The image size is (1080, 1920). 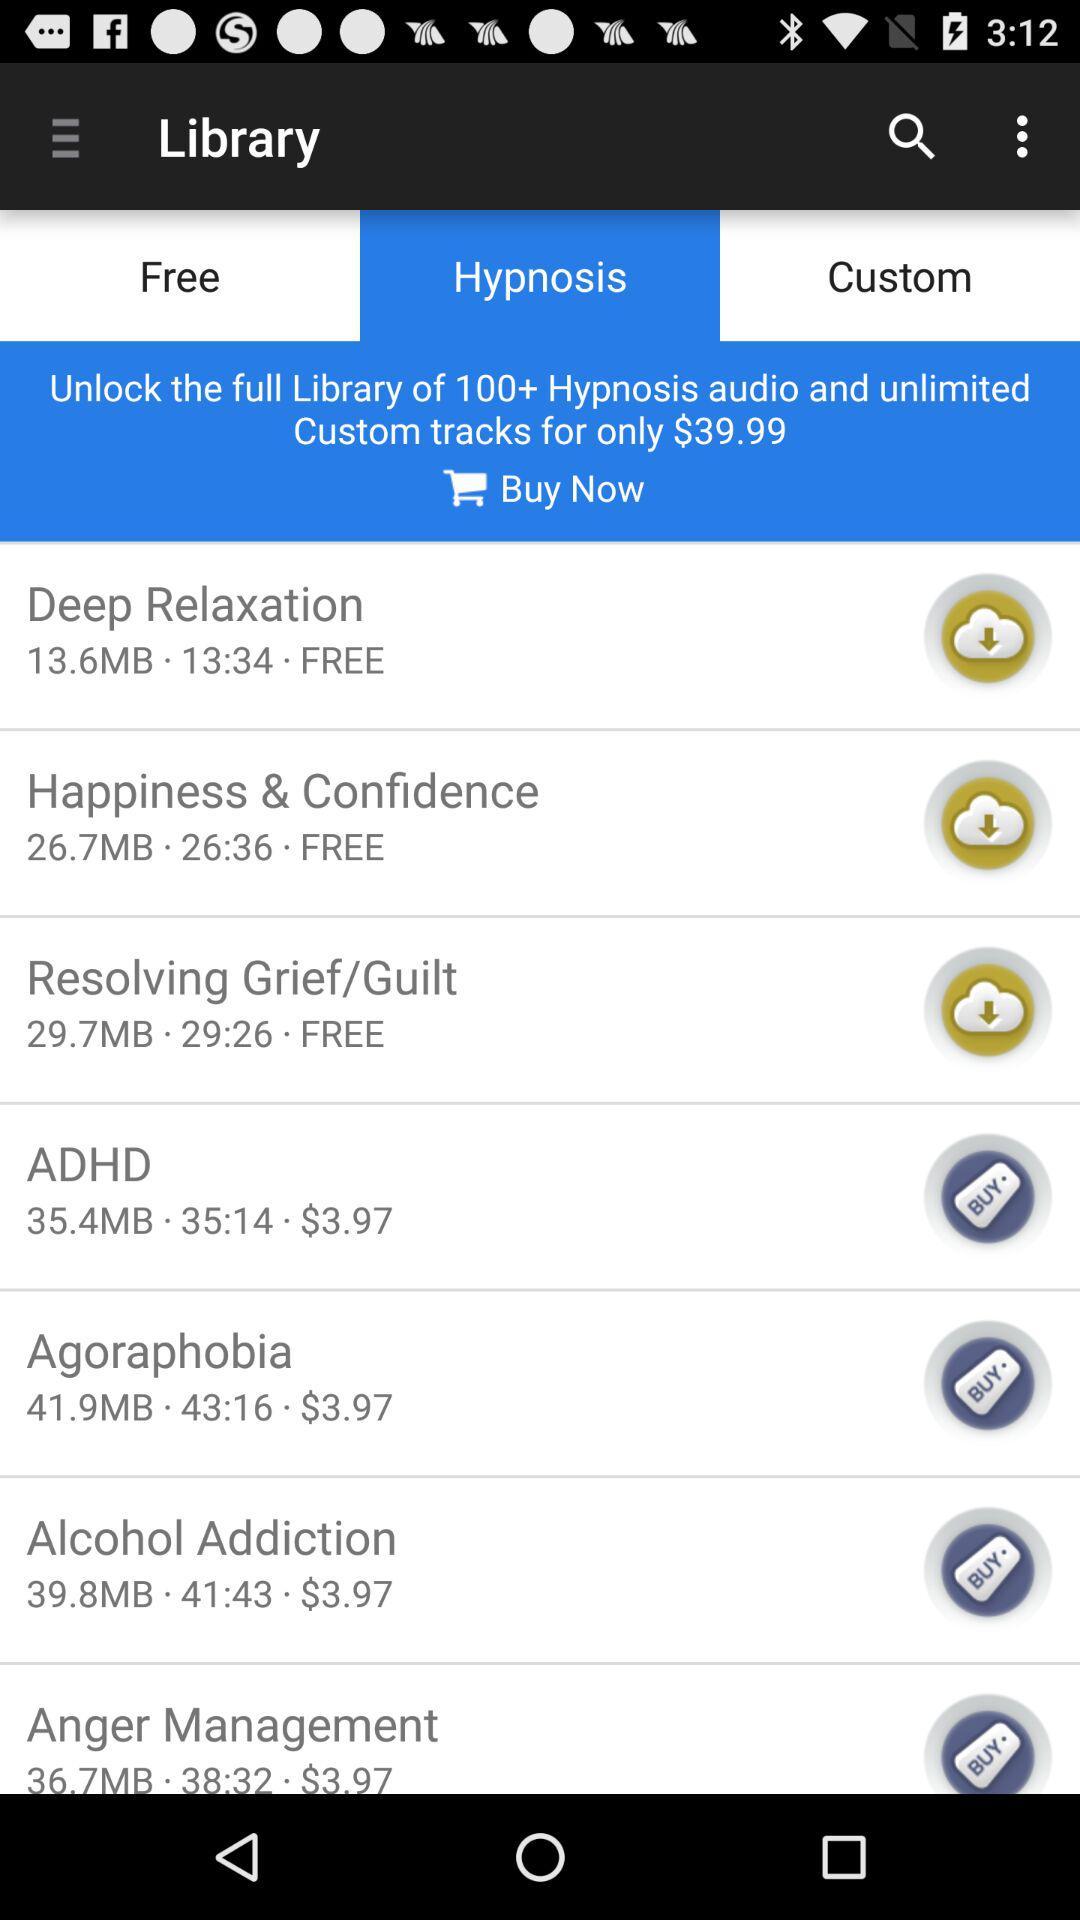 What do you see at coordinates (987, 1569) in the screenshot?
I see `buy alcohol addiction audio` at bounding box center [987, 1569].